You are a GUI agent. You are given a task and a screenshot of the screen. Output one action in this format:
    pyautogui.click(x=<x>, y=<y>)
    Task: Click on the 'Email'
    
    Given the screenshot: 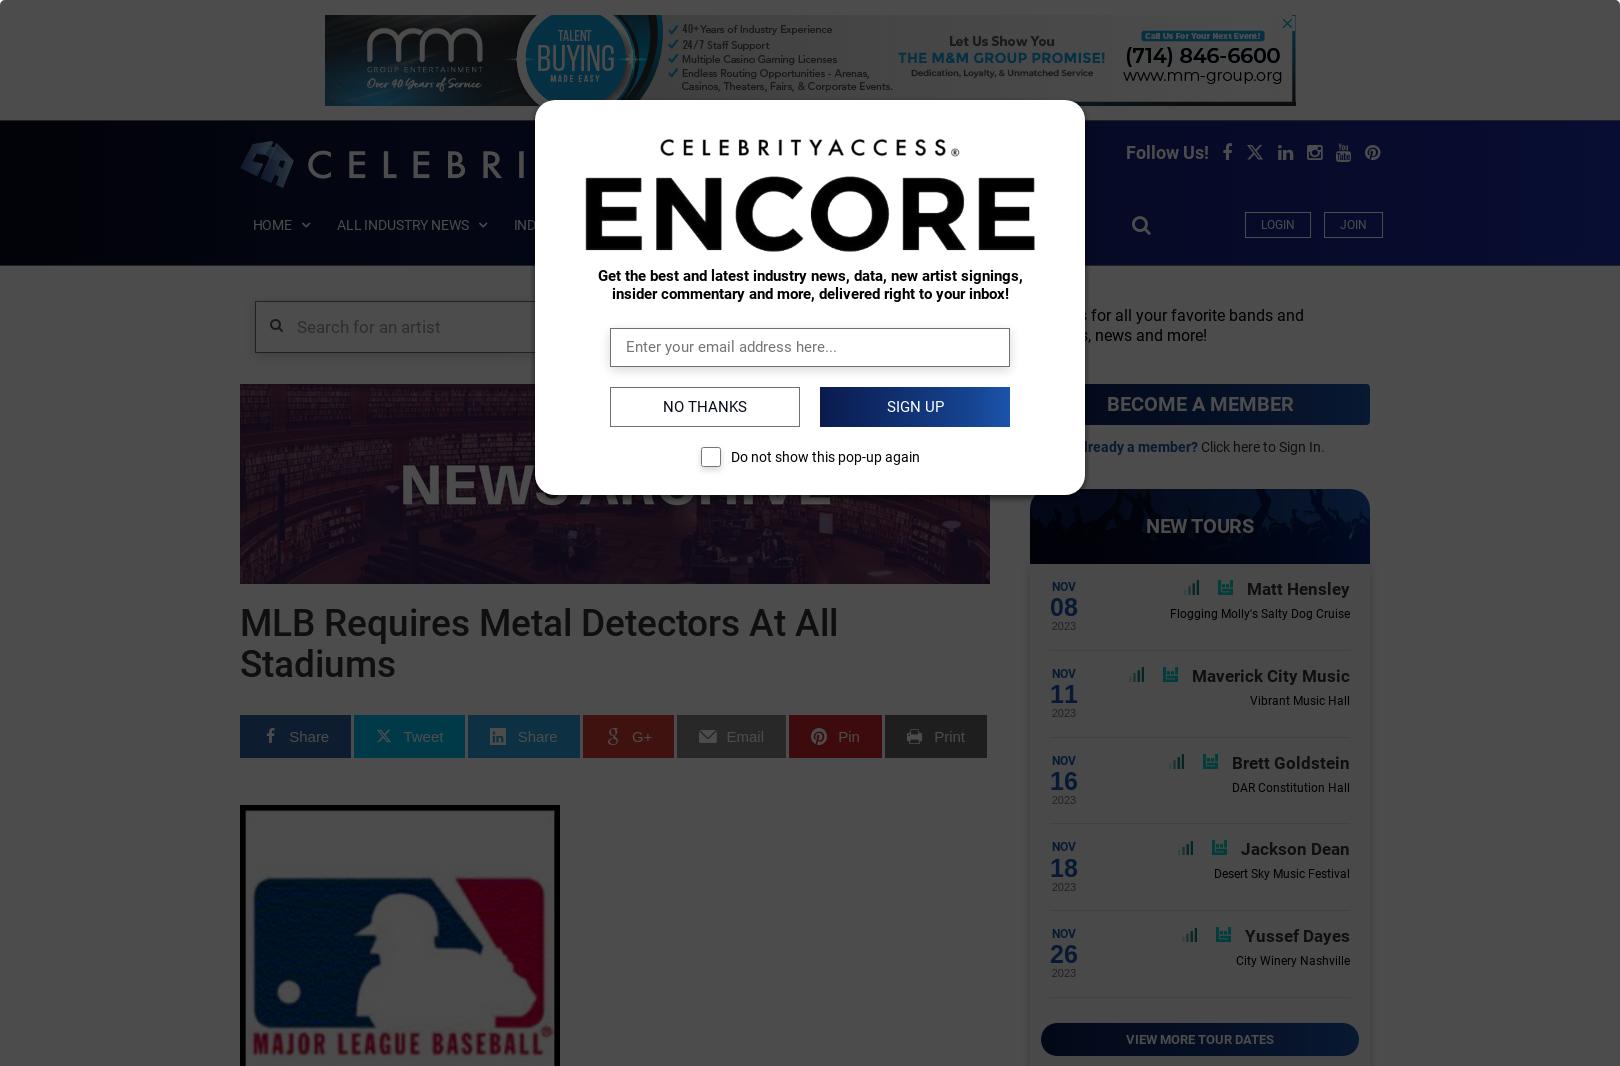 What is the action you would take?
    pyautogui.click(x=744, y=734)
    